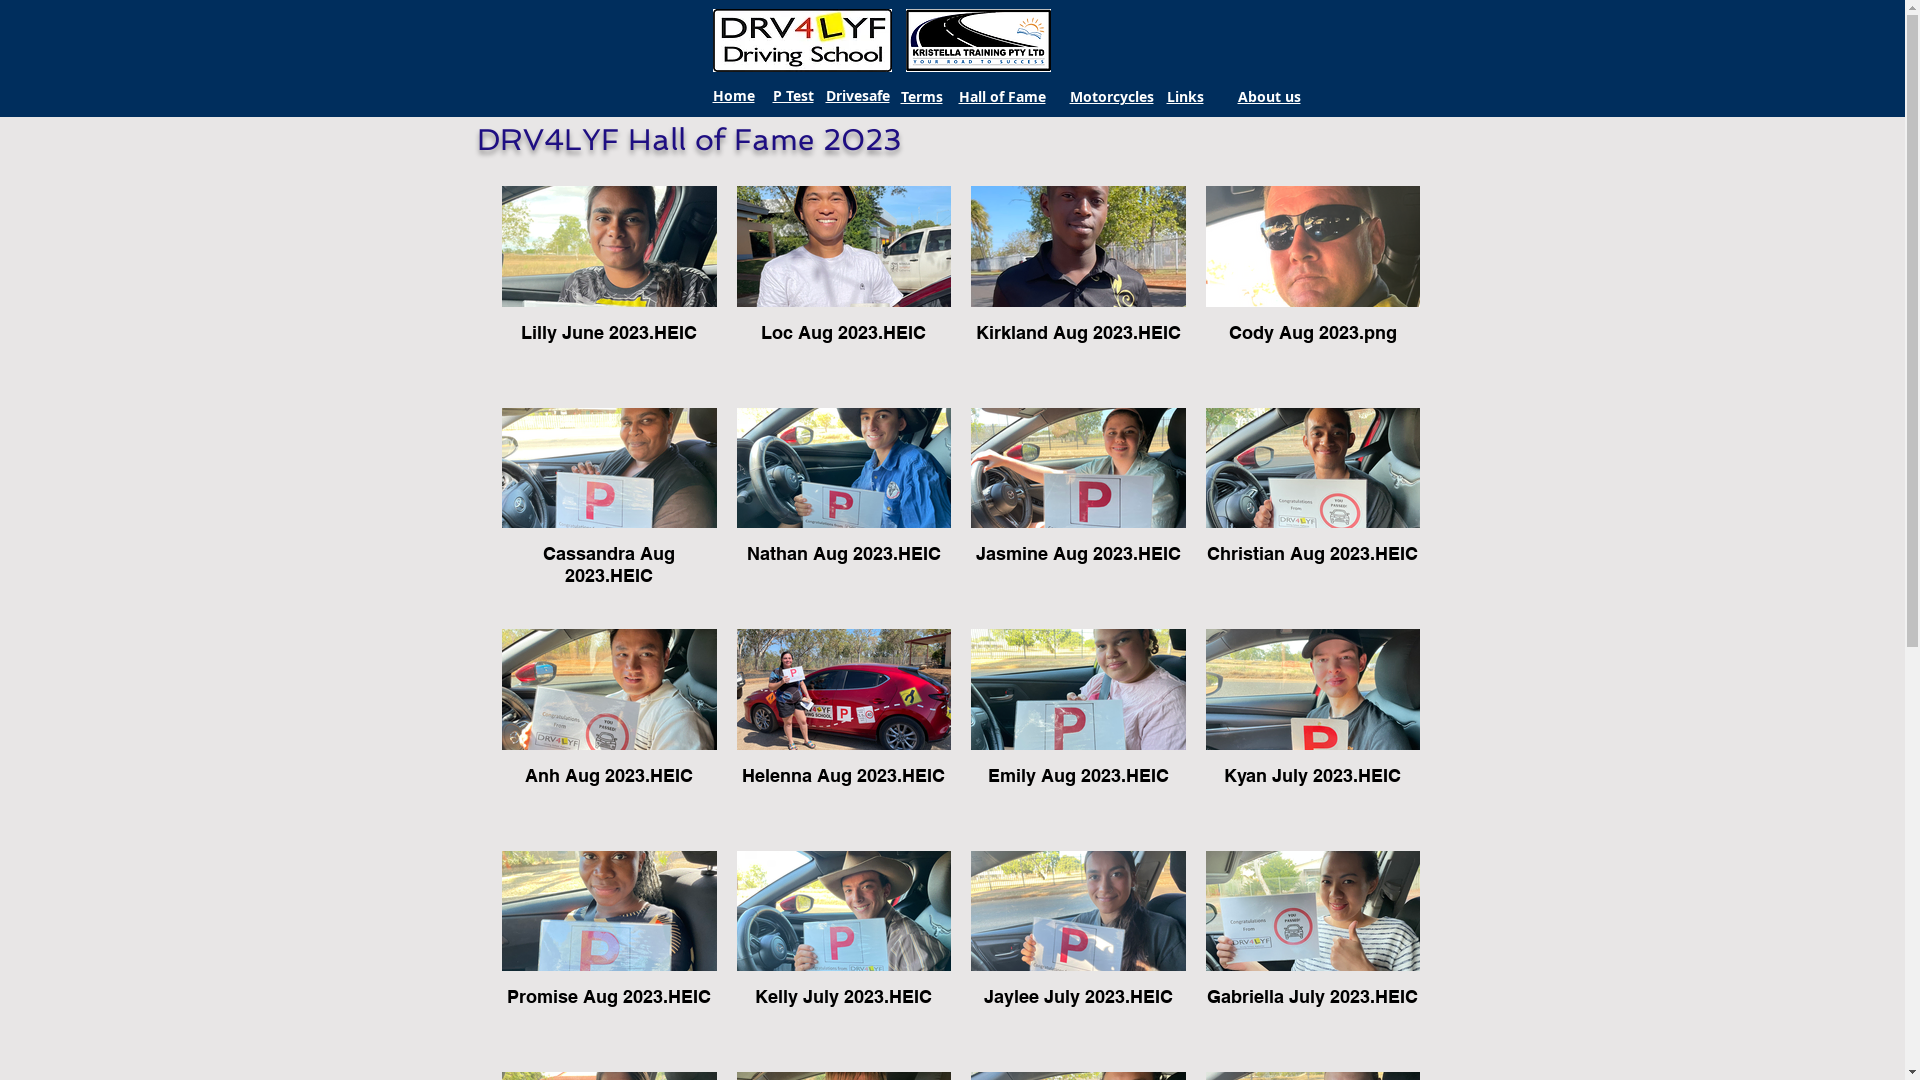 The image size is (1920, 1080). Describe the element at coordinates (1184, 96) in the screenshot. I see `'Links'` at that location.